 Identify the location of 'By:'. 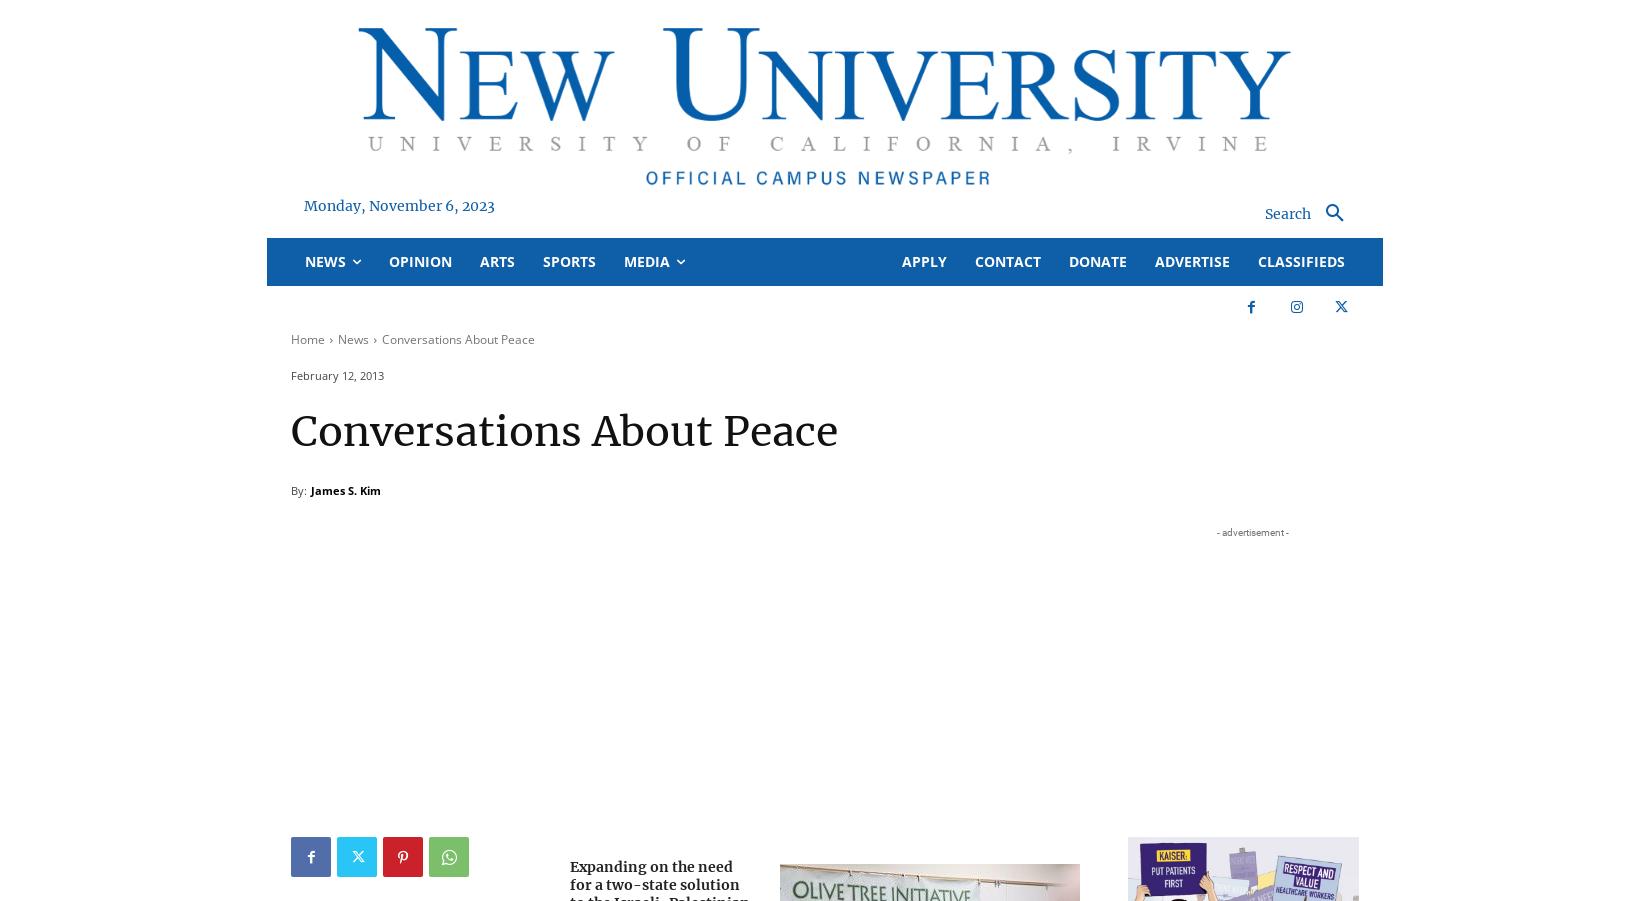
(298, 490).